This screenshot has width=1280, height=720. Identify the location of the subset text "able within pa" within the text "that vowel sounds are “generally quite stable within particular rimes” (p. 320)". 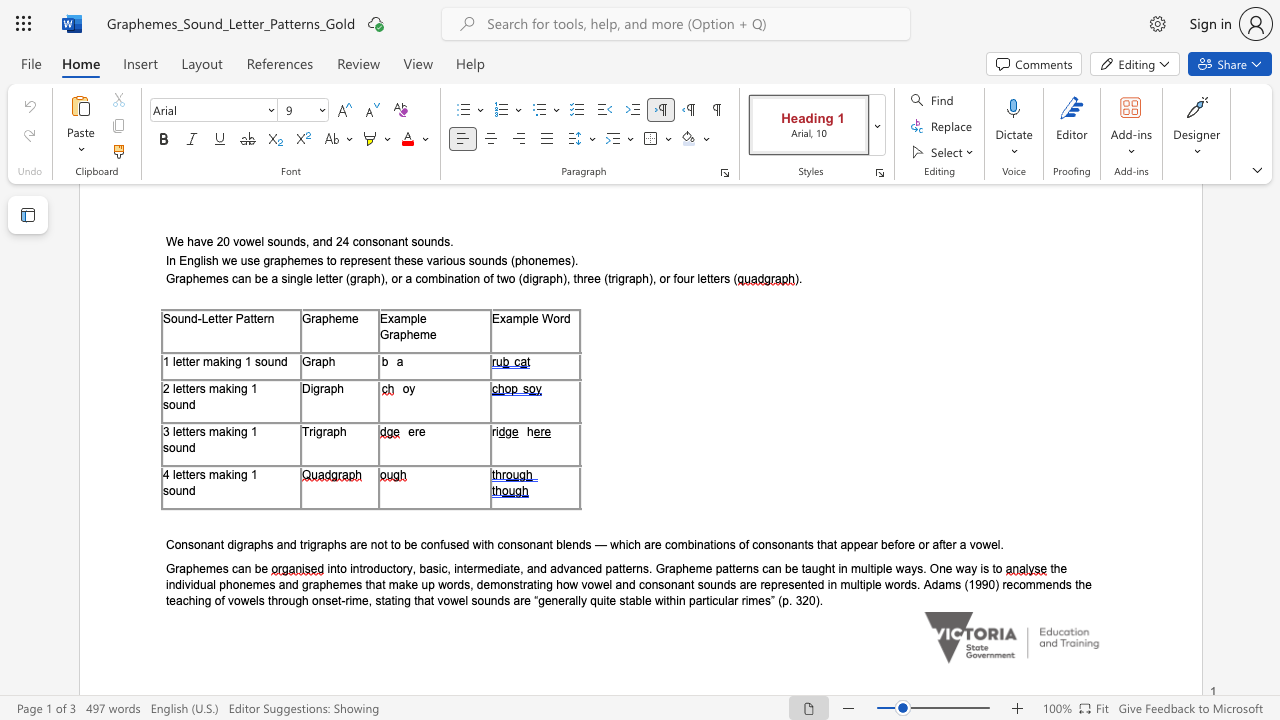
(627, 599).